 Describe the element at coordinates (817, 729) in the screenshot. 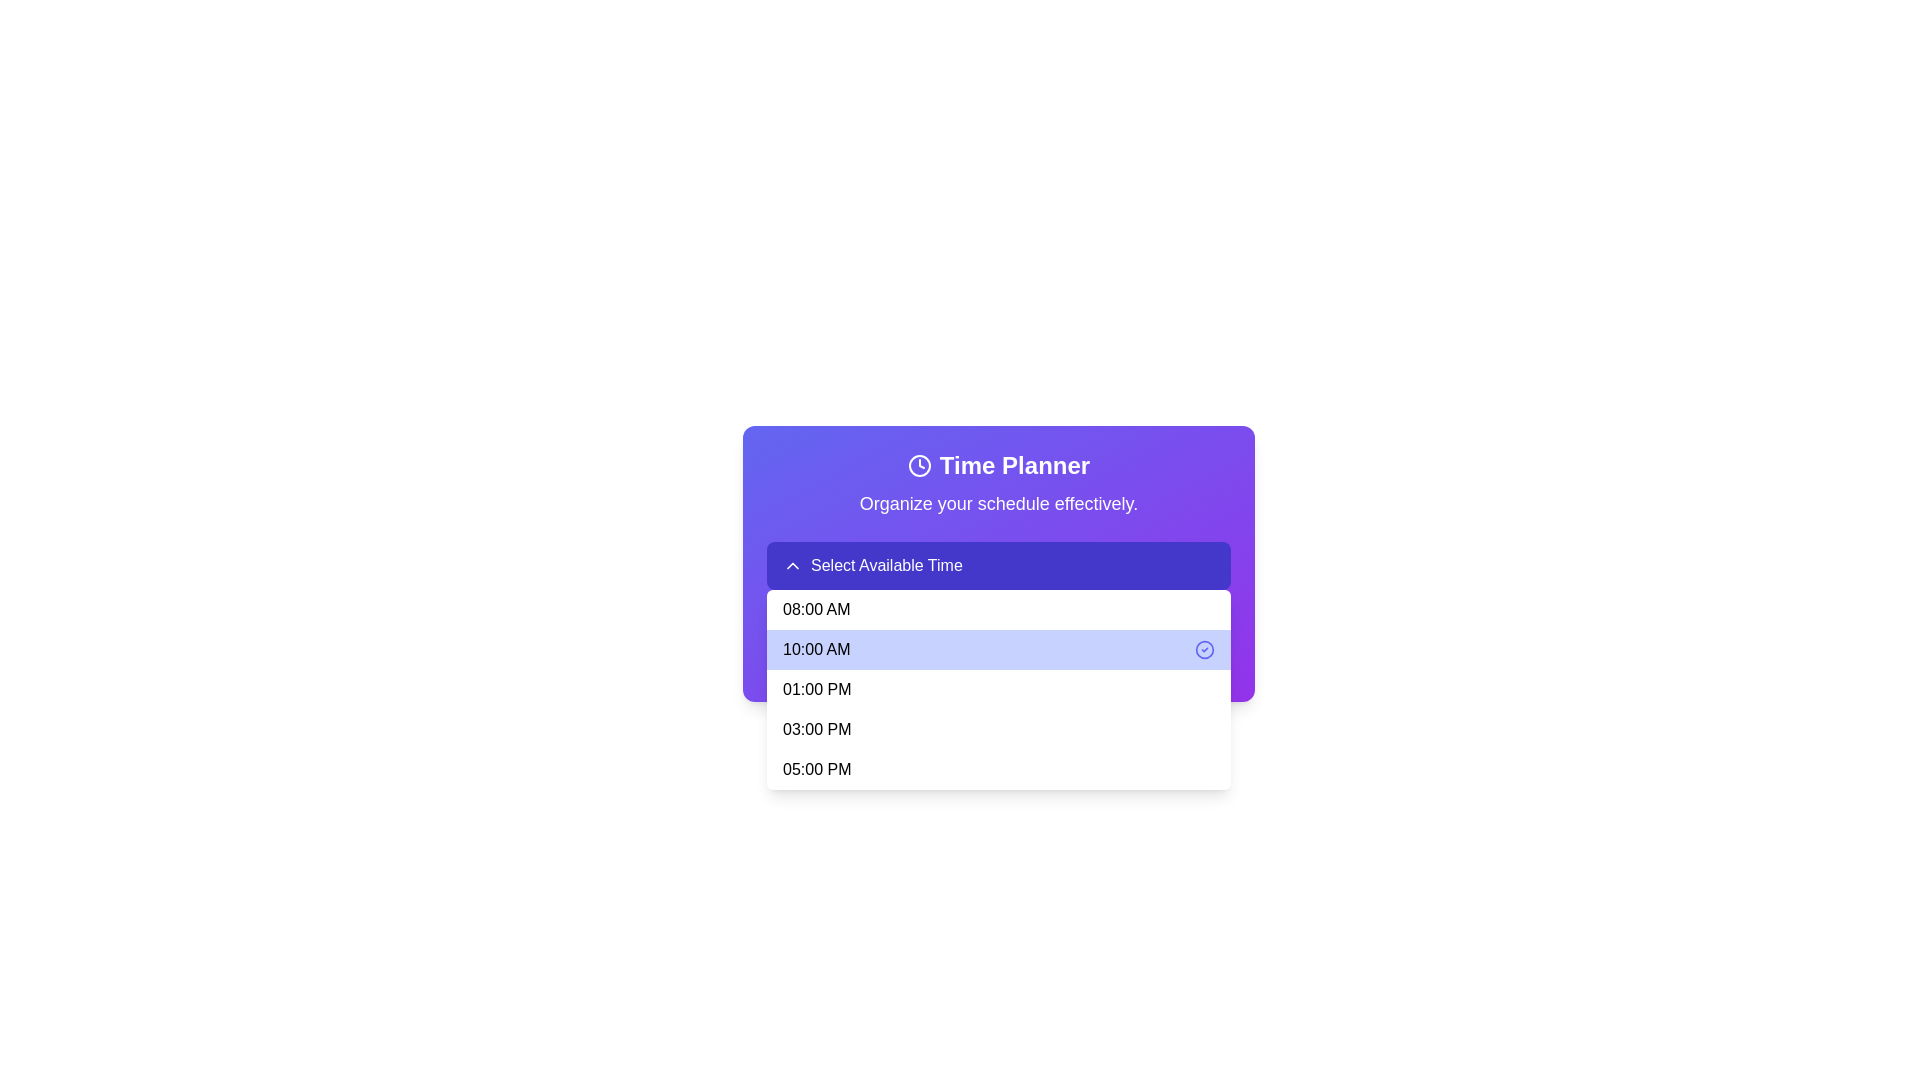

I see `the '03:00 PM' time selection option in the dropdown menu under the 'Select Available Time' section` at that location.